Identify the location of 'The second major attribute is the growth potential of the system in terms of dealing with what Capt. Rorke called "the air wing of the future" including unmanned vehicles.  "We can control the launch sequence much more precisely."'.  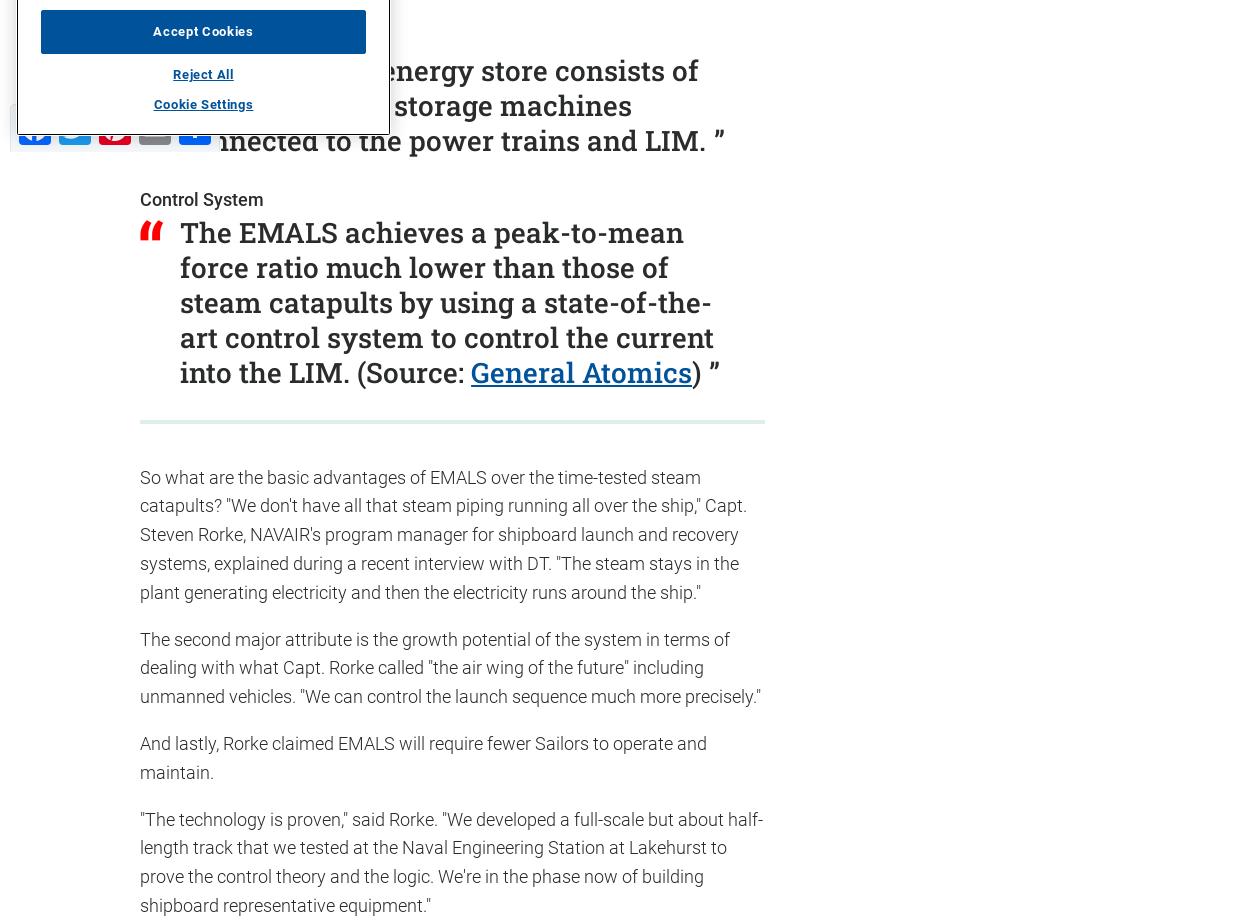
(449, 667).